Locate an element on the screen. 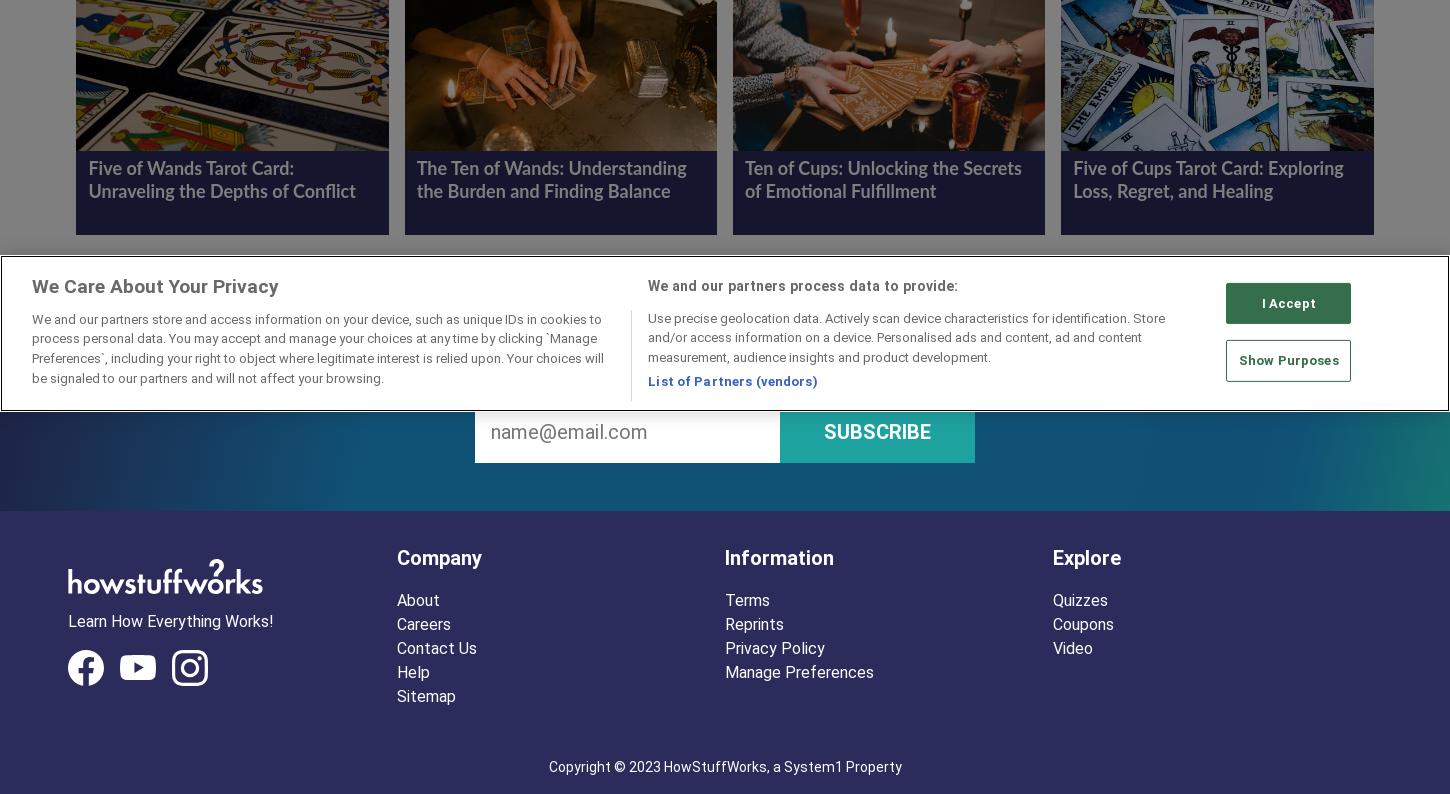 This screenshot has height=794, width=1450. 'Learn How Everything Works!' is located at coordinates (169, 620).